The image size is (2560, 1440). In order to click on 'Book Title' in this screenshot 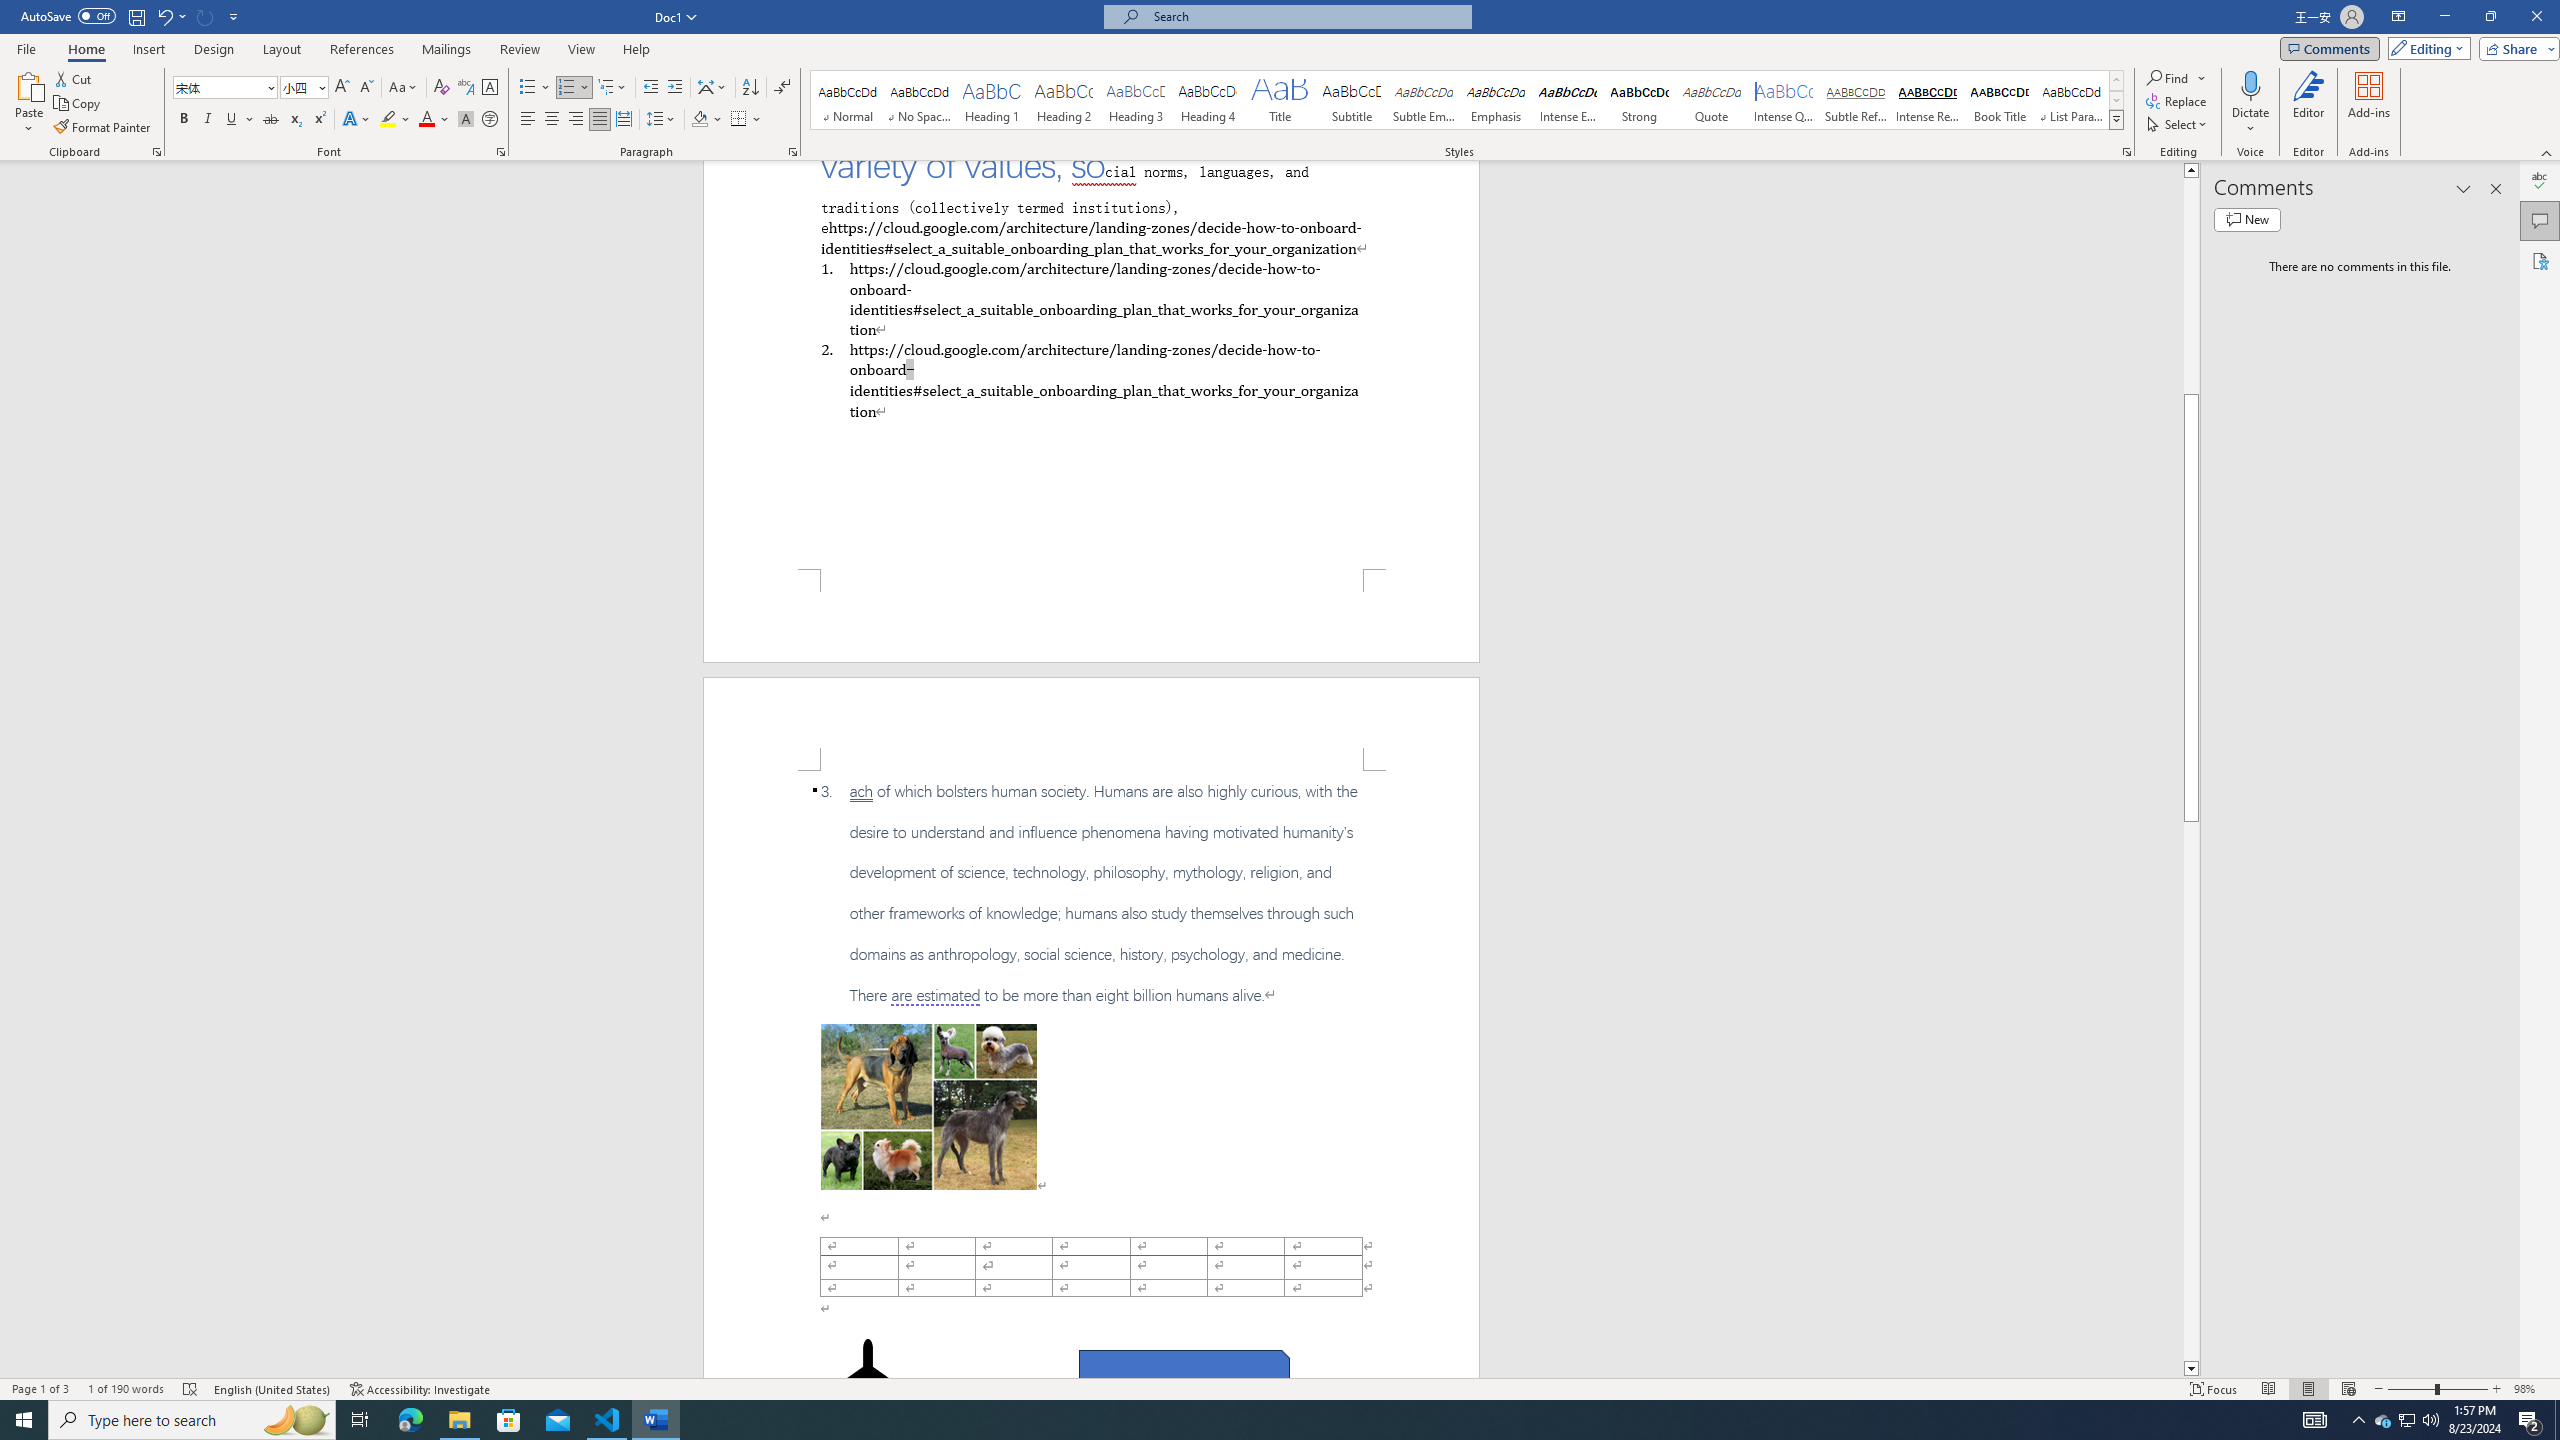, I will do `click(1998, 99)`.